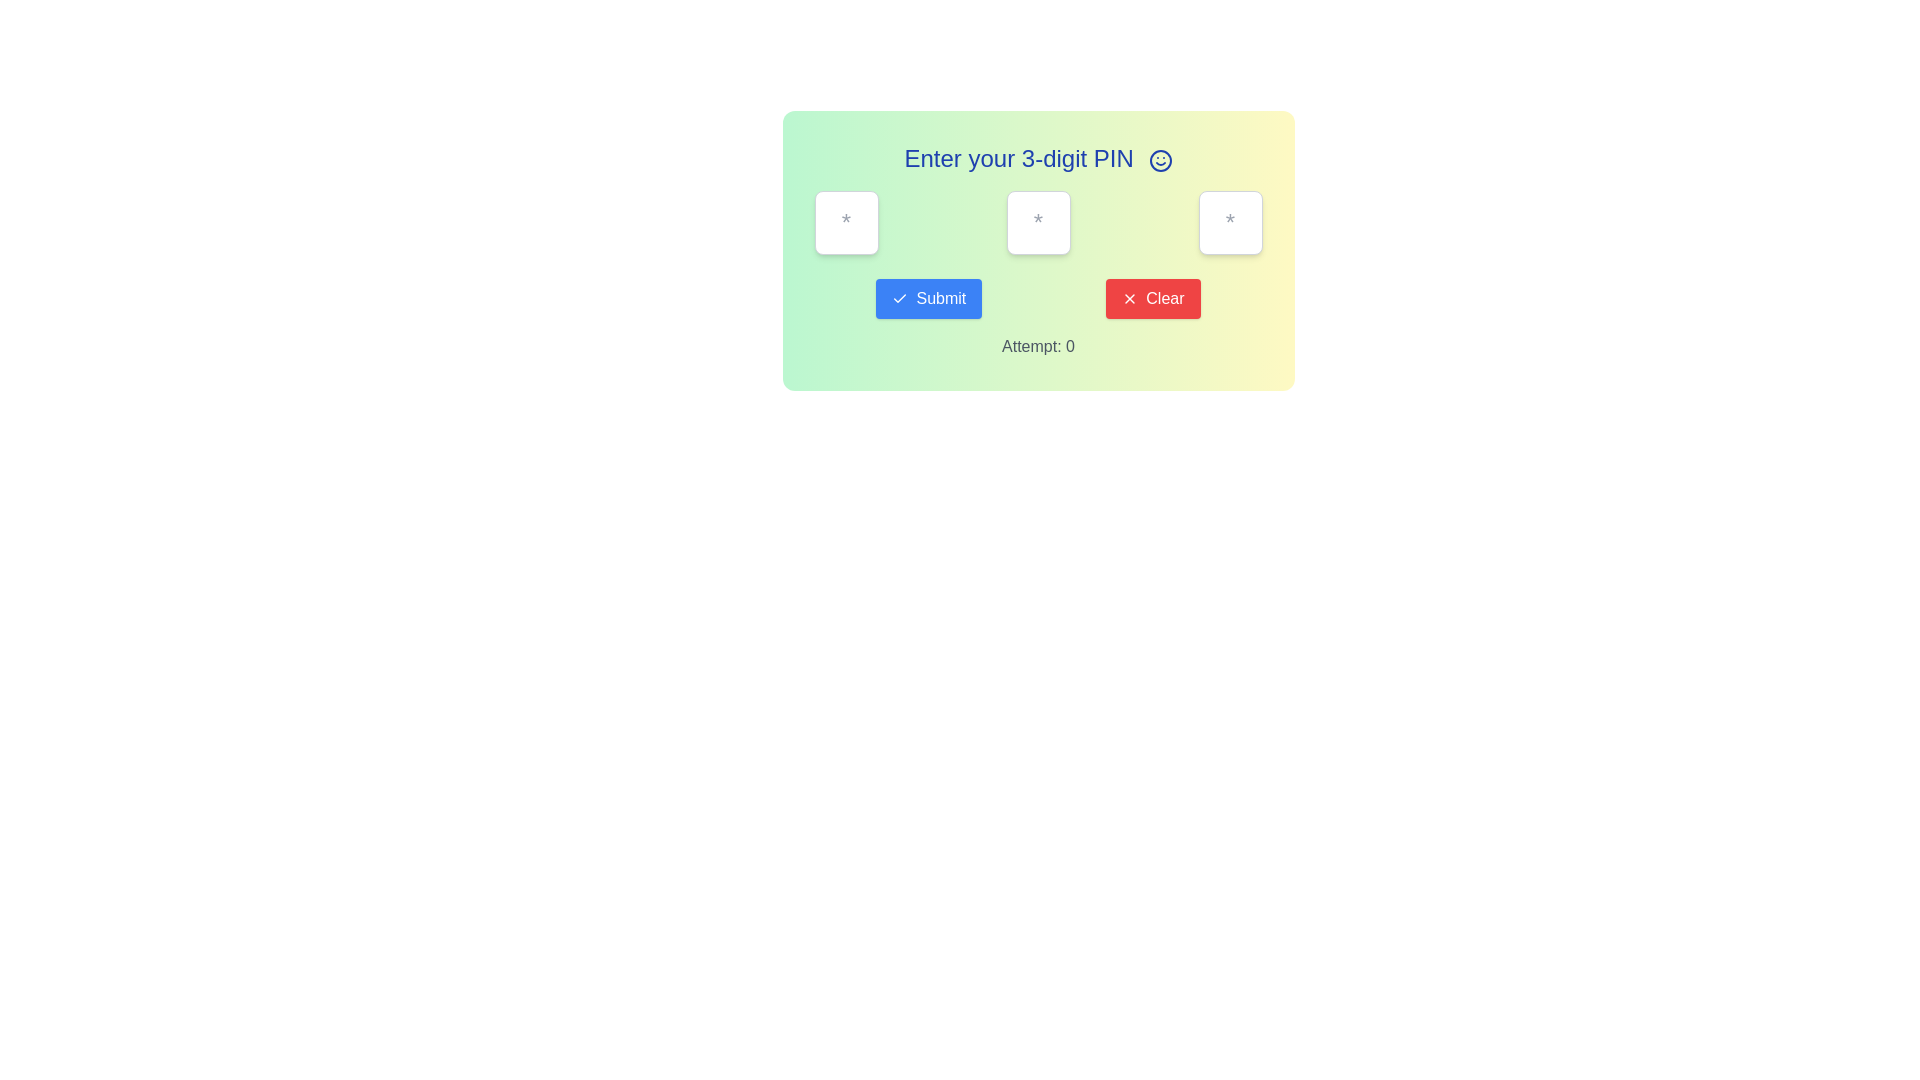  Describe the element at coordinates (1038, 346) in the screenshot. I see `the text label displaying 'Attempt: 0', which is styled with light gray text and is located at the bottom of the card-like interactive area, below the submit and clear buttons` at that location.